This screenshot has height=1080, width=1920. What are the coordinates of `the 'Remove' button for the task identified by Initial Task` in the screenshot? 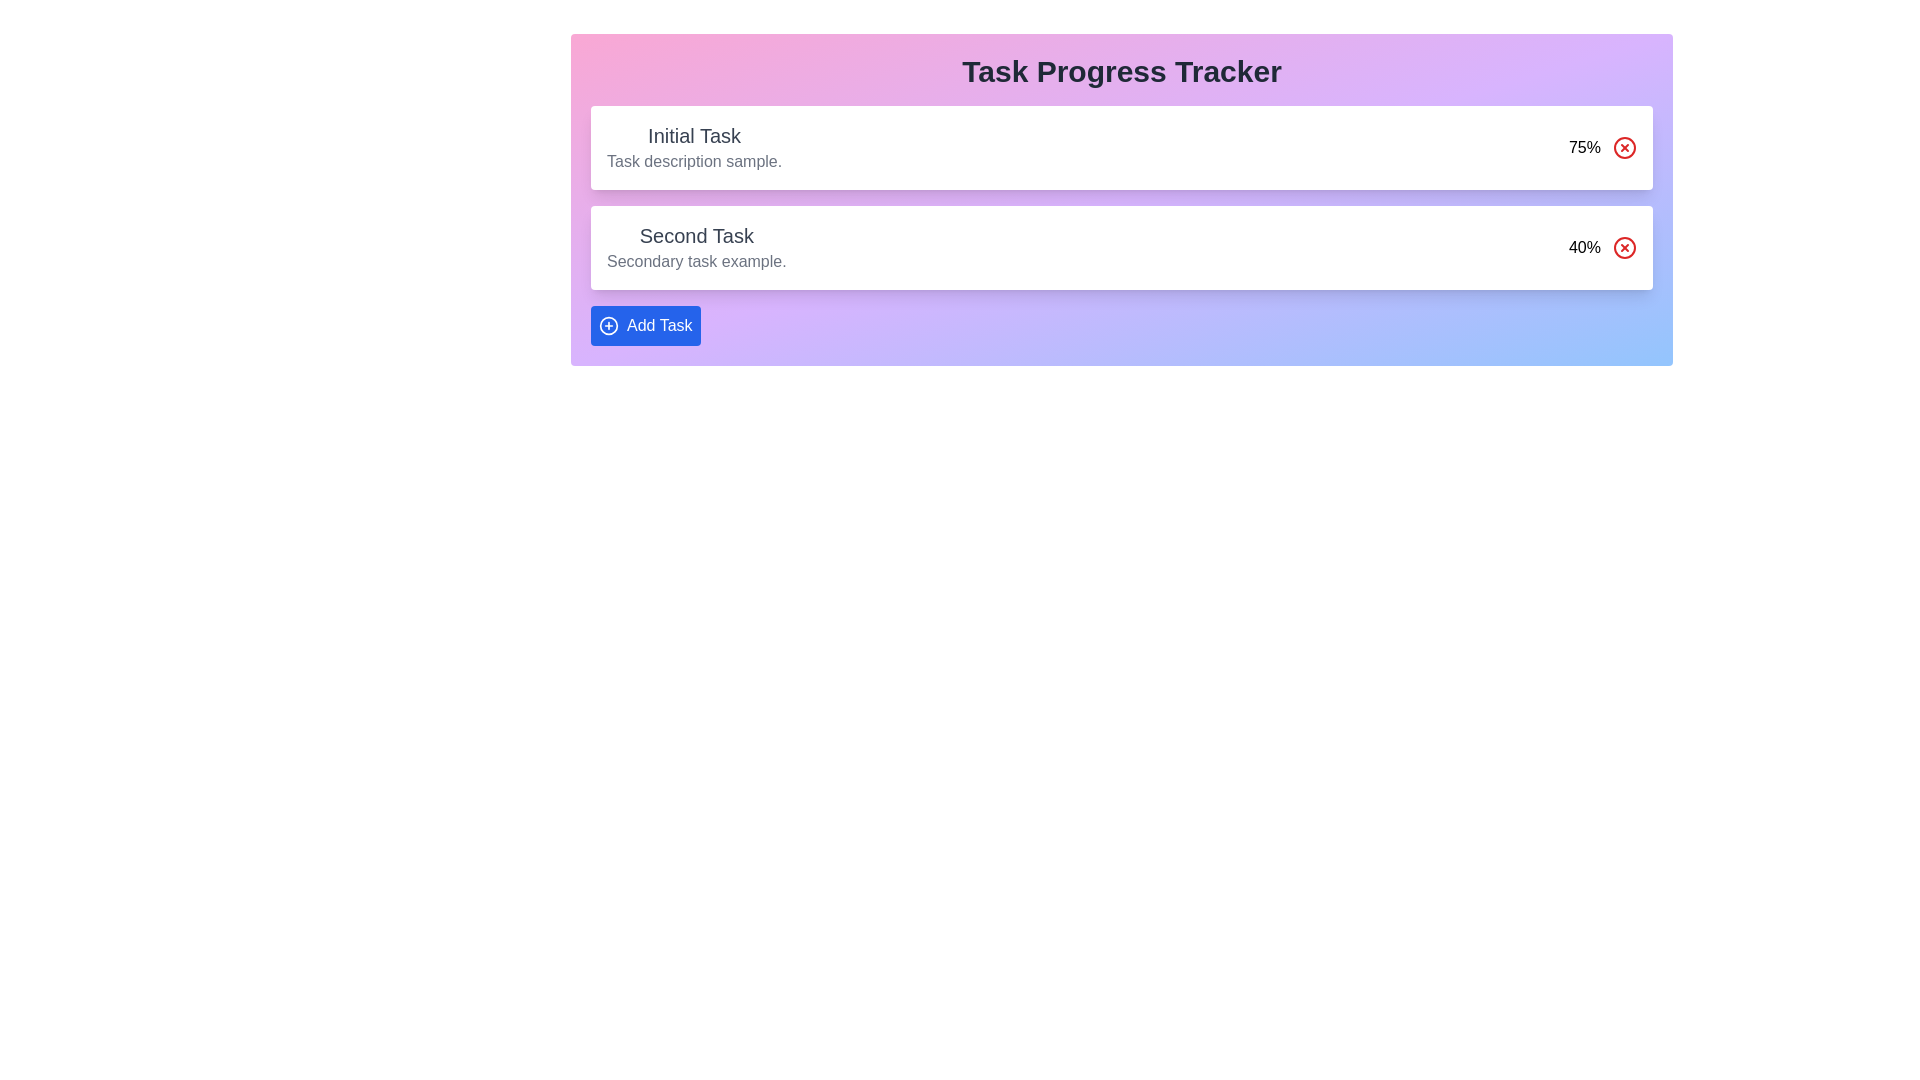 It's located at (1625, 146).